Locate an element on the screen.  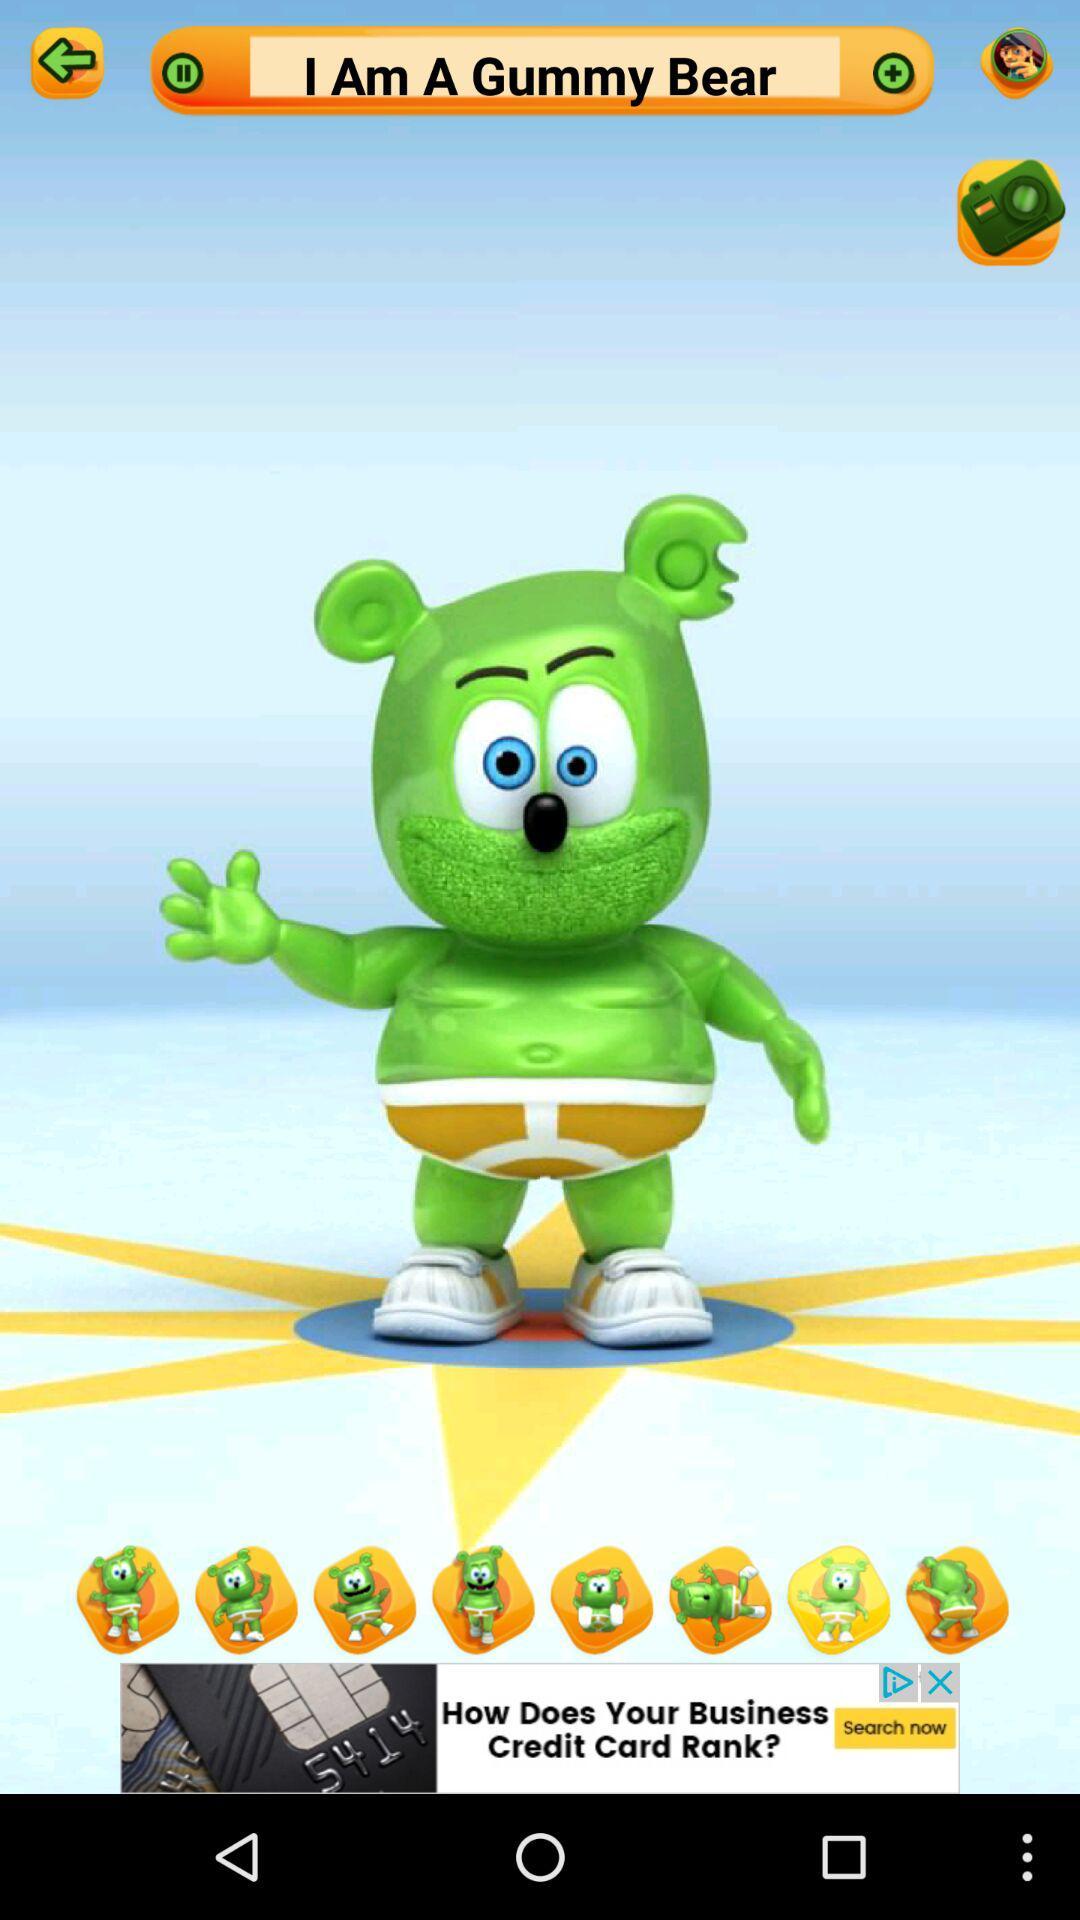
the arrow_backward icon is located at coordinates (64, 70).